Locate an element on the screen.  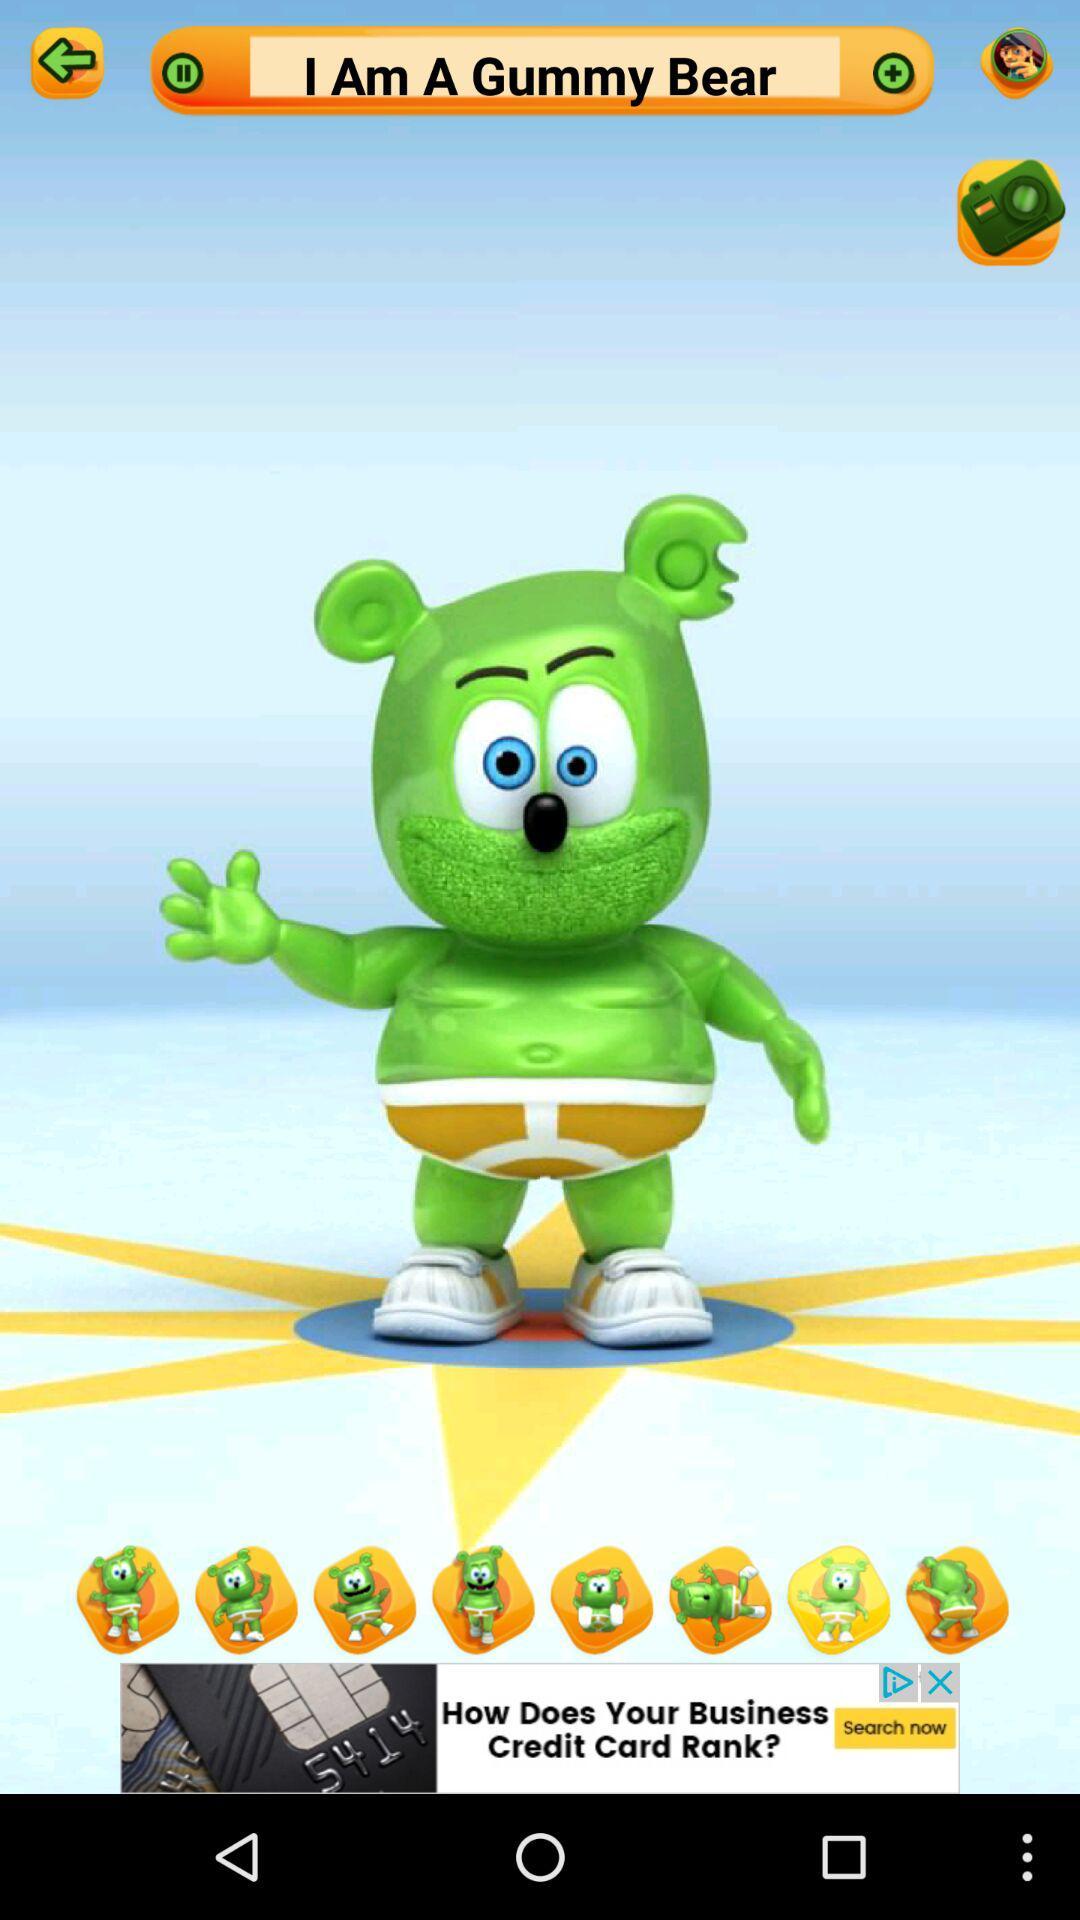
the arrow_backward icon is located at coordinates (64, 70).